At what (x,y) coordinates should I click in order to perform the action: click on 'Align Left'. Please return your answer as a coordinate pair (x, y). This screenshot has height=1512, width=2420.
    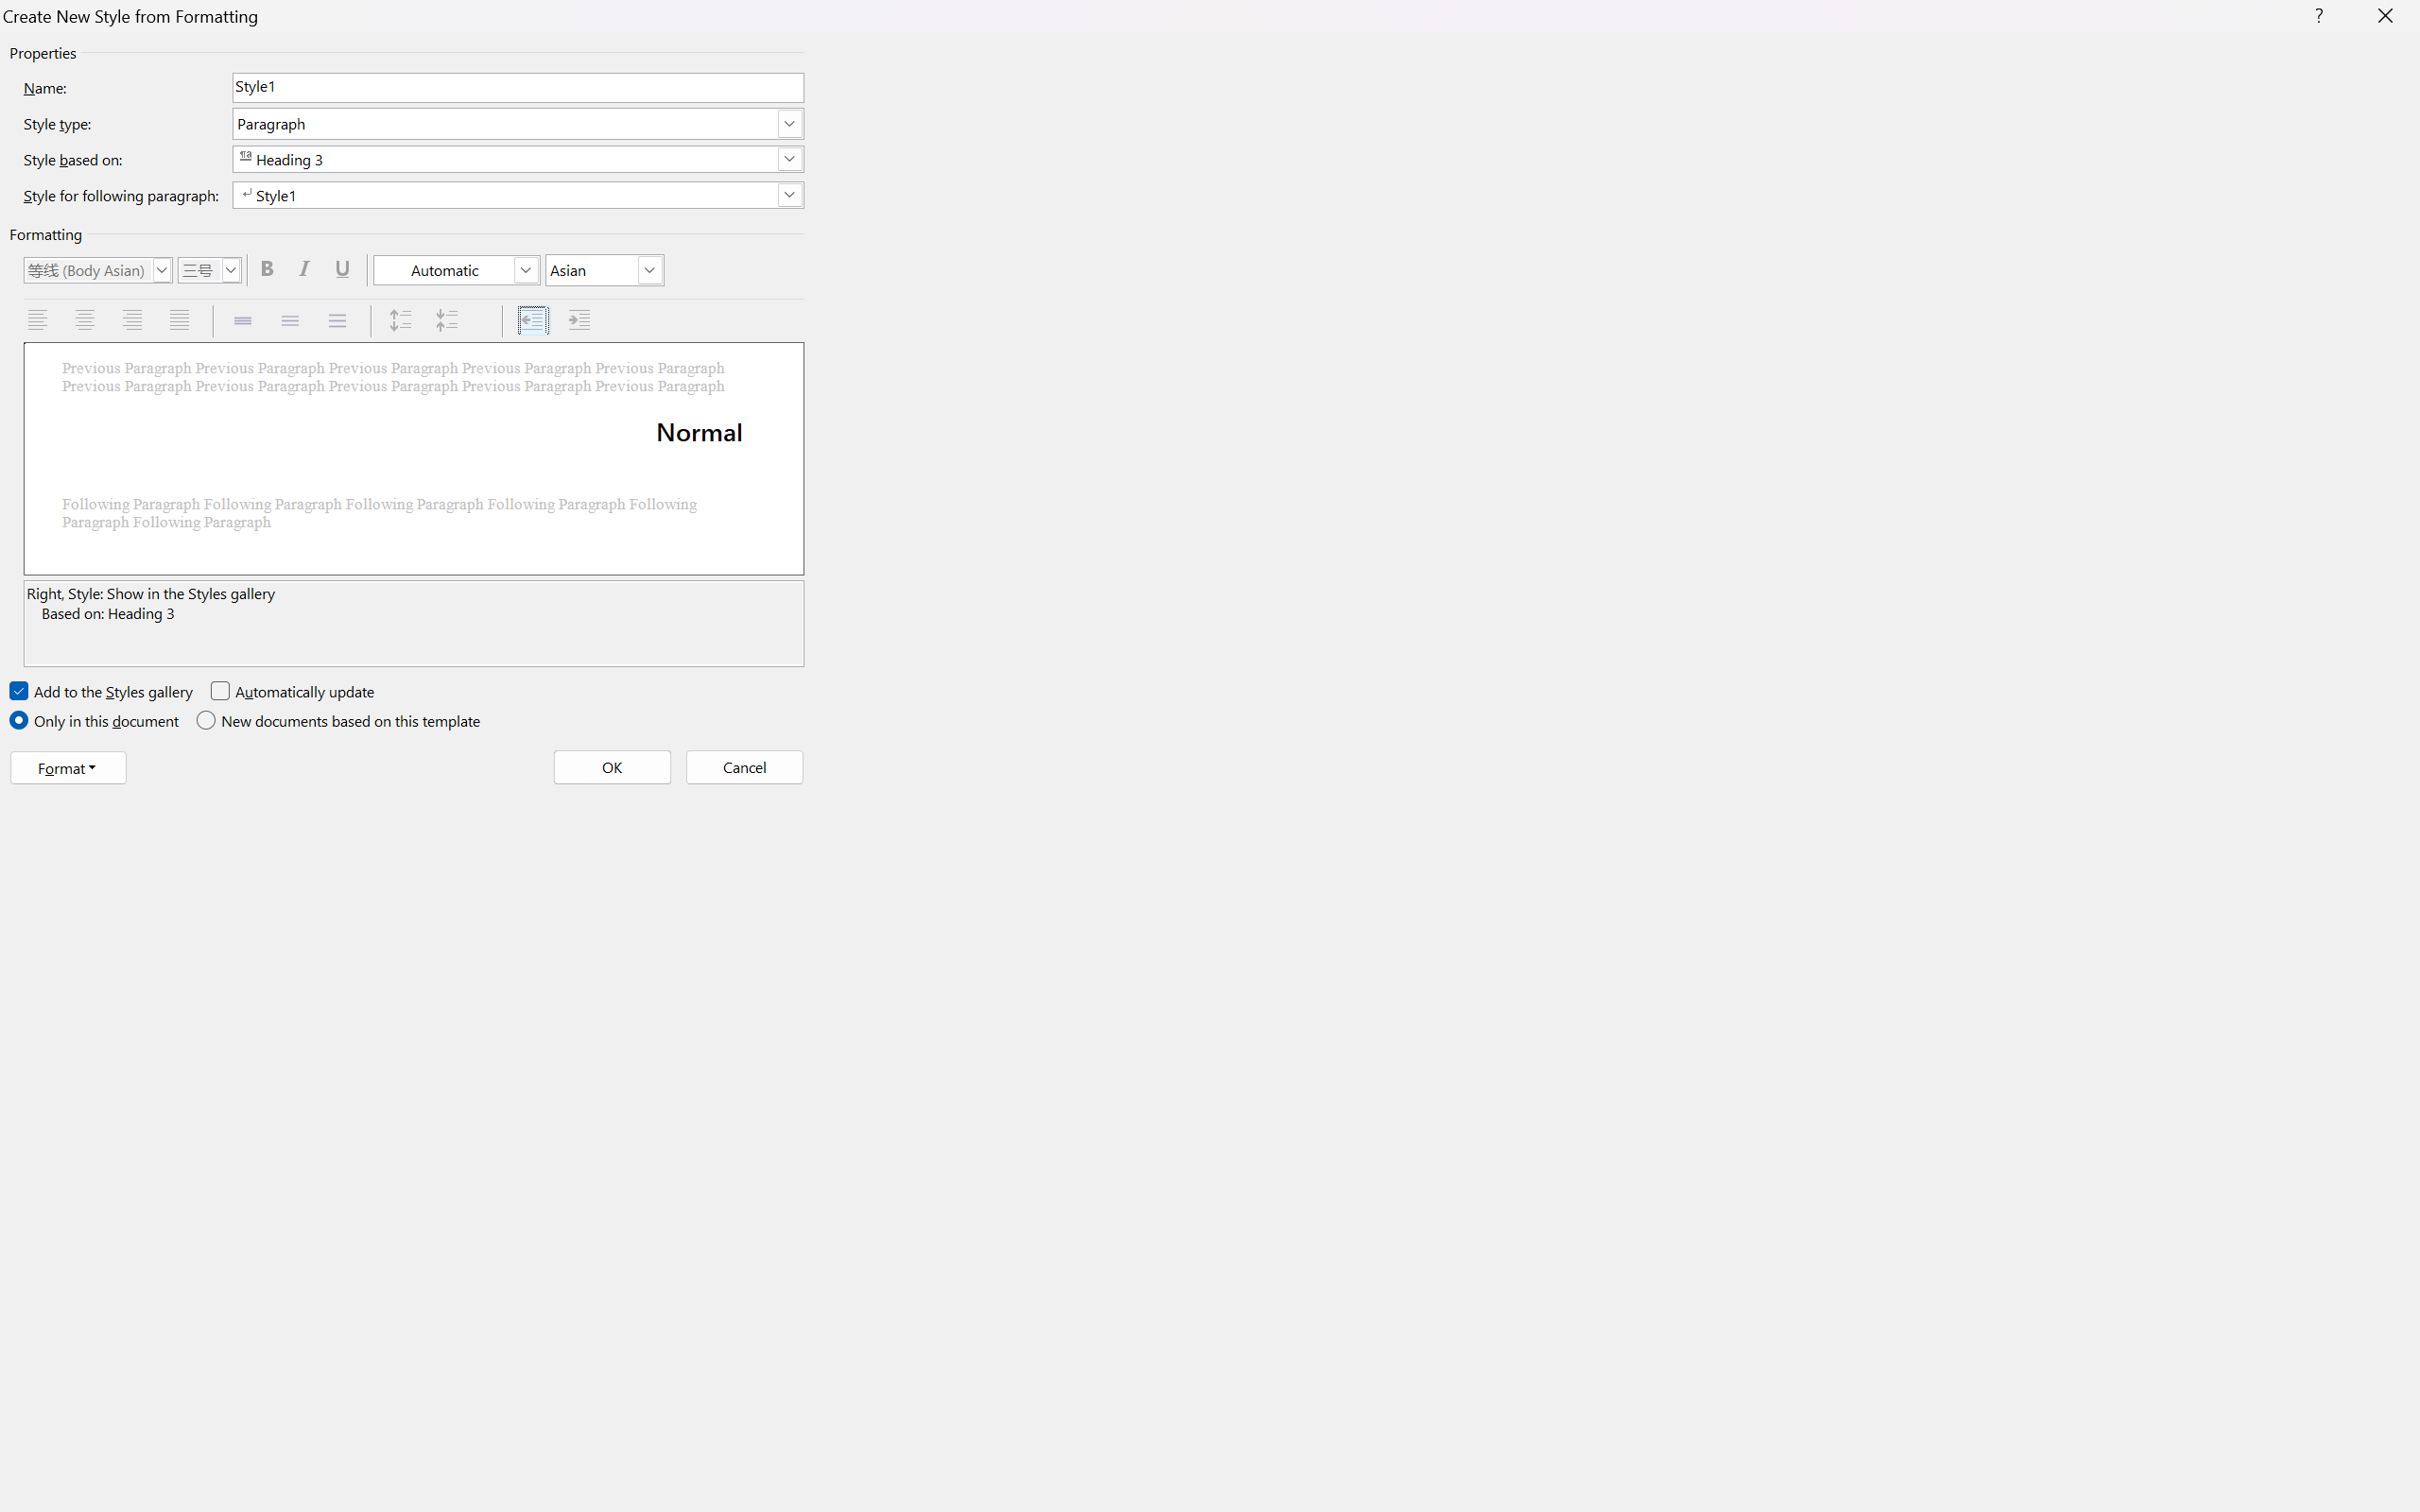
    Looking at the image, I should click on (39, 320).